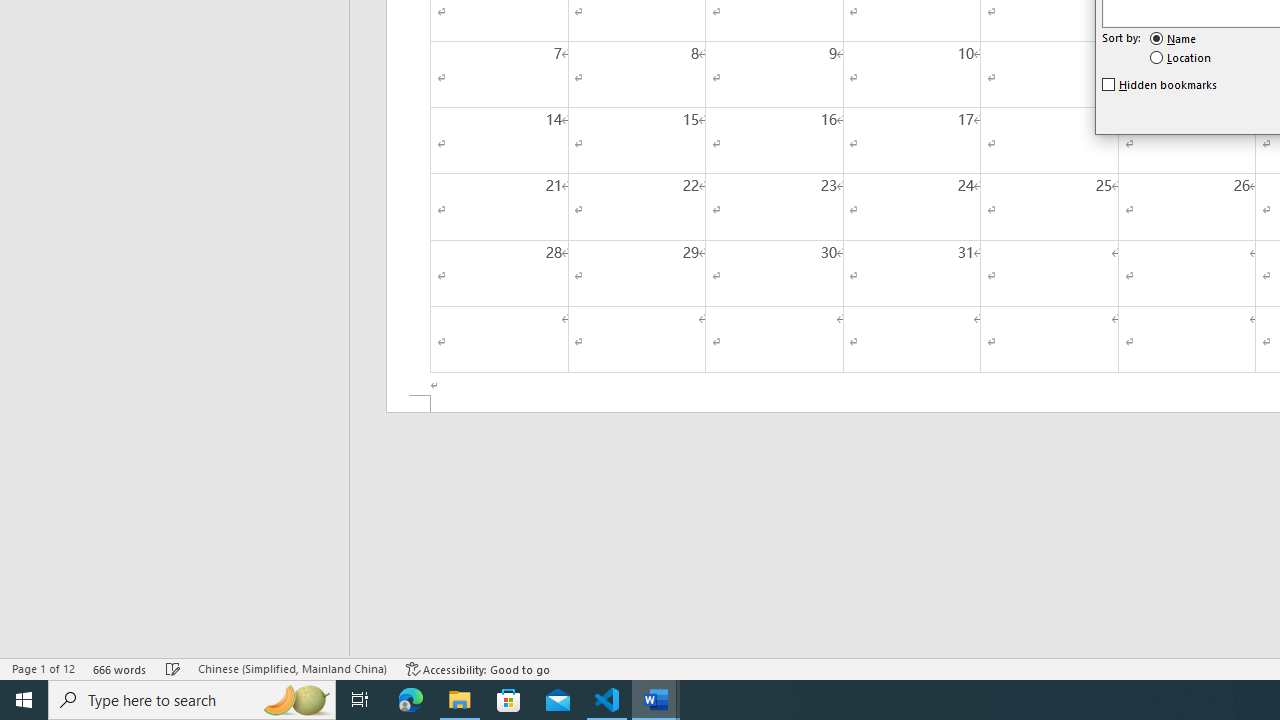  Describe the element at coordinates (1174, 38) in the screenshot. I see `'Name'` at that location.